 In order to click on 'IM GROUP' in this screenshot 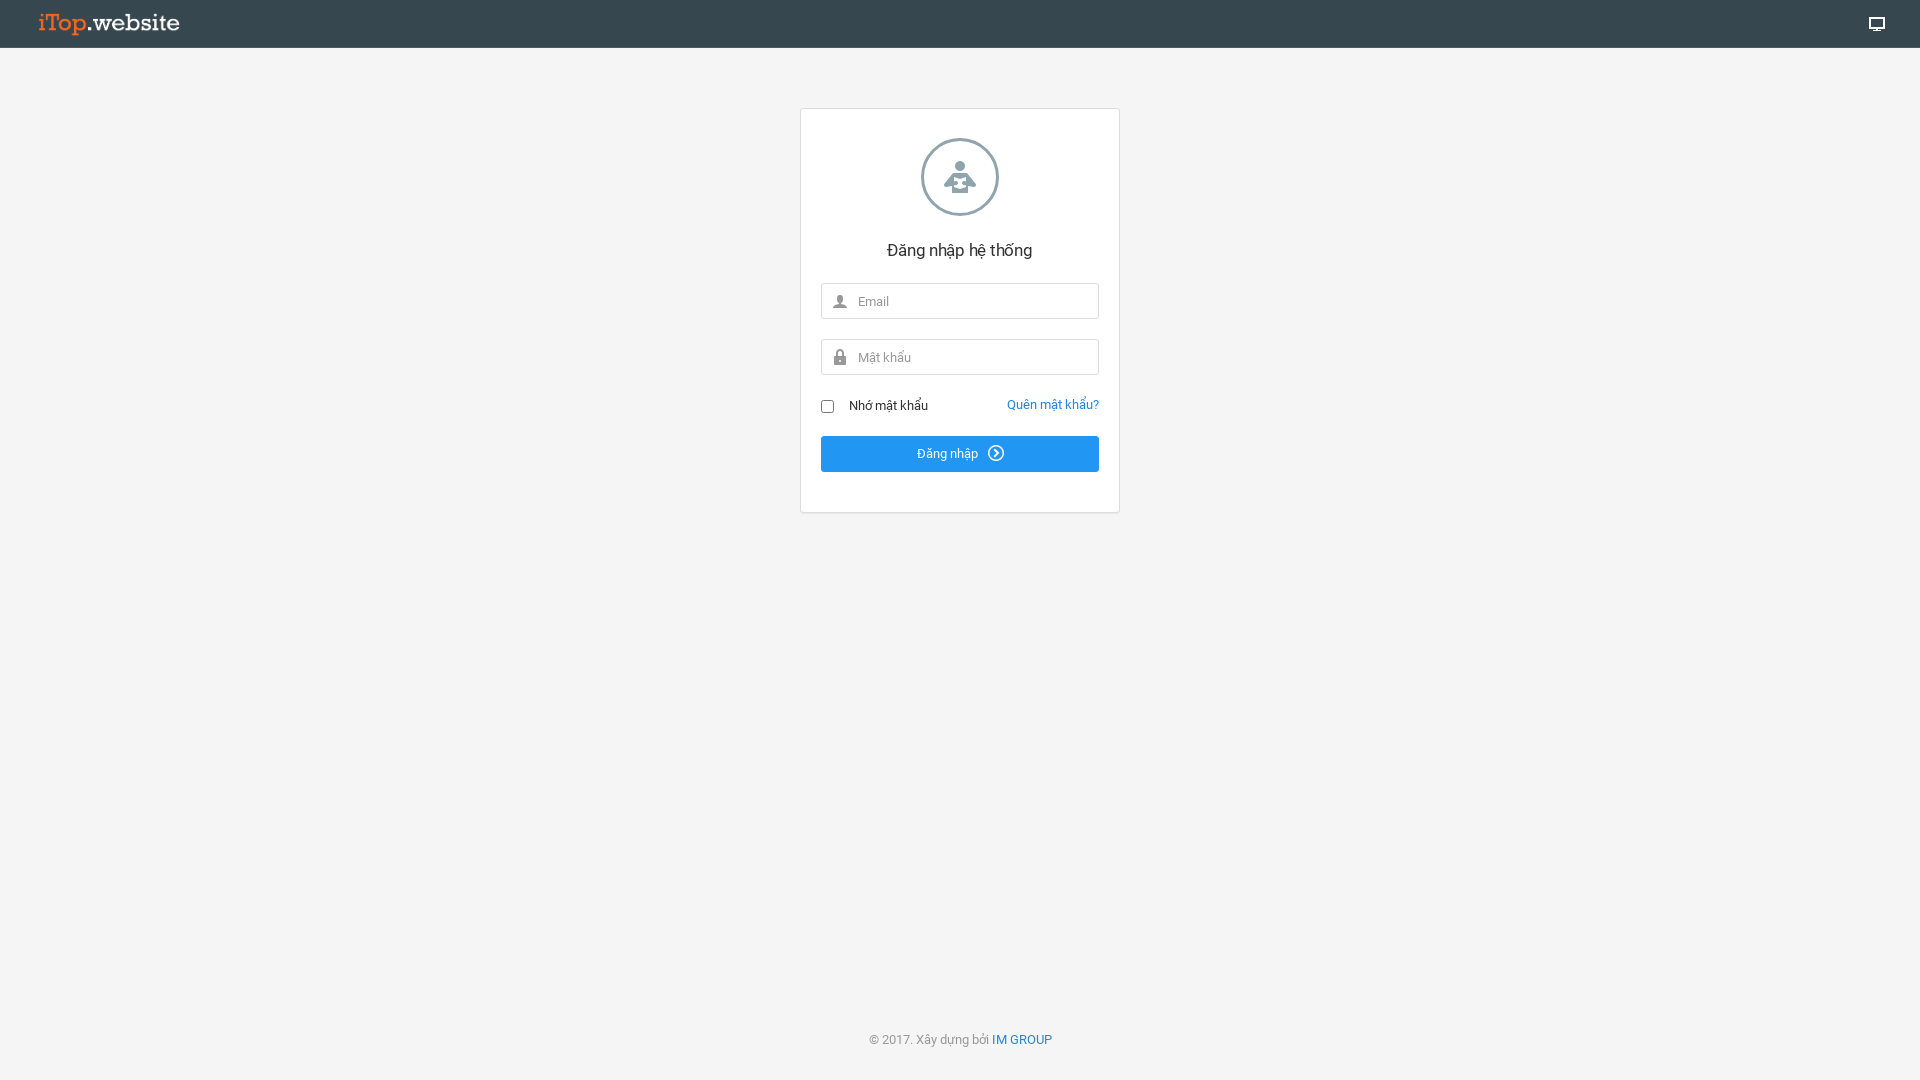, I will do `click(1022, 1038)`.